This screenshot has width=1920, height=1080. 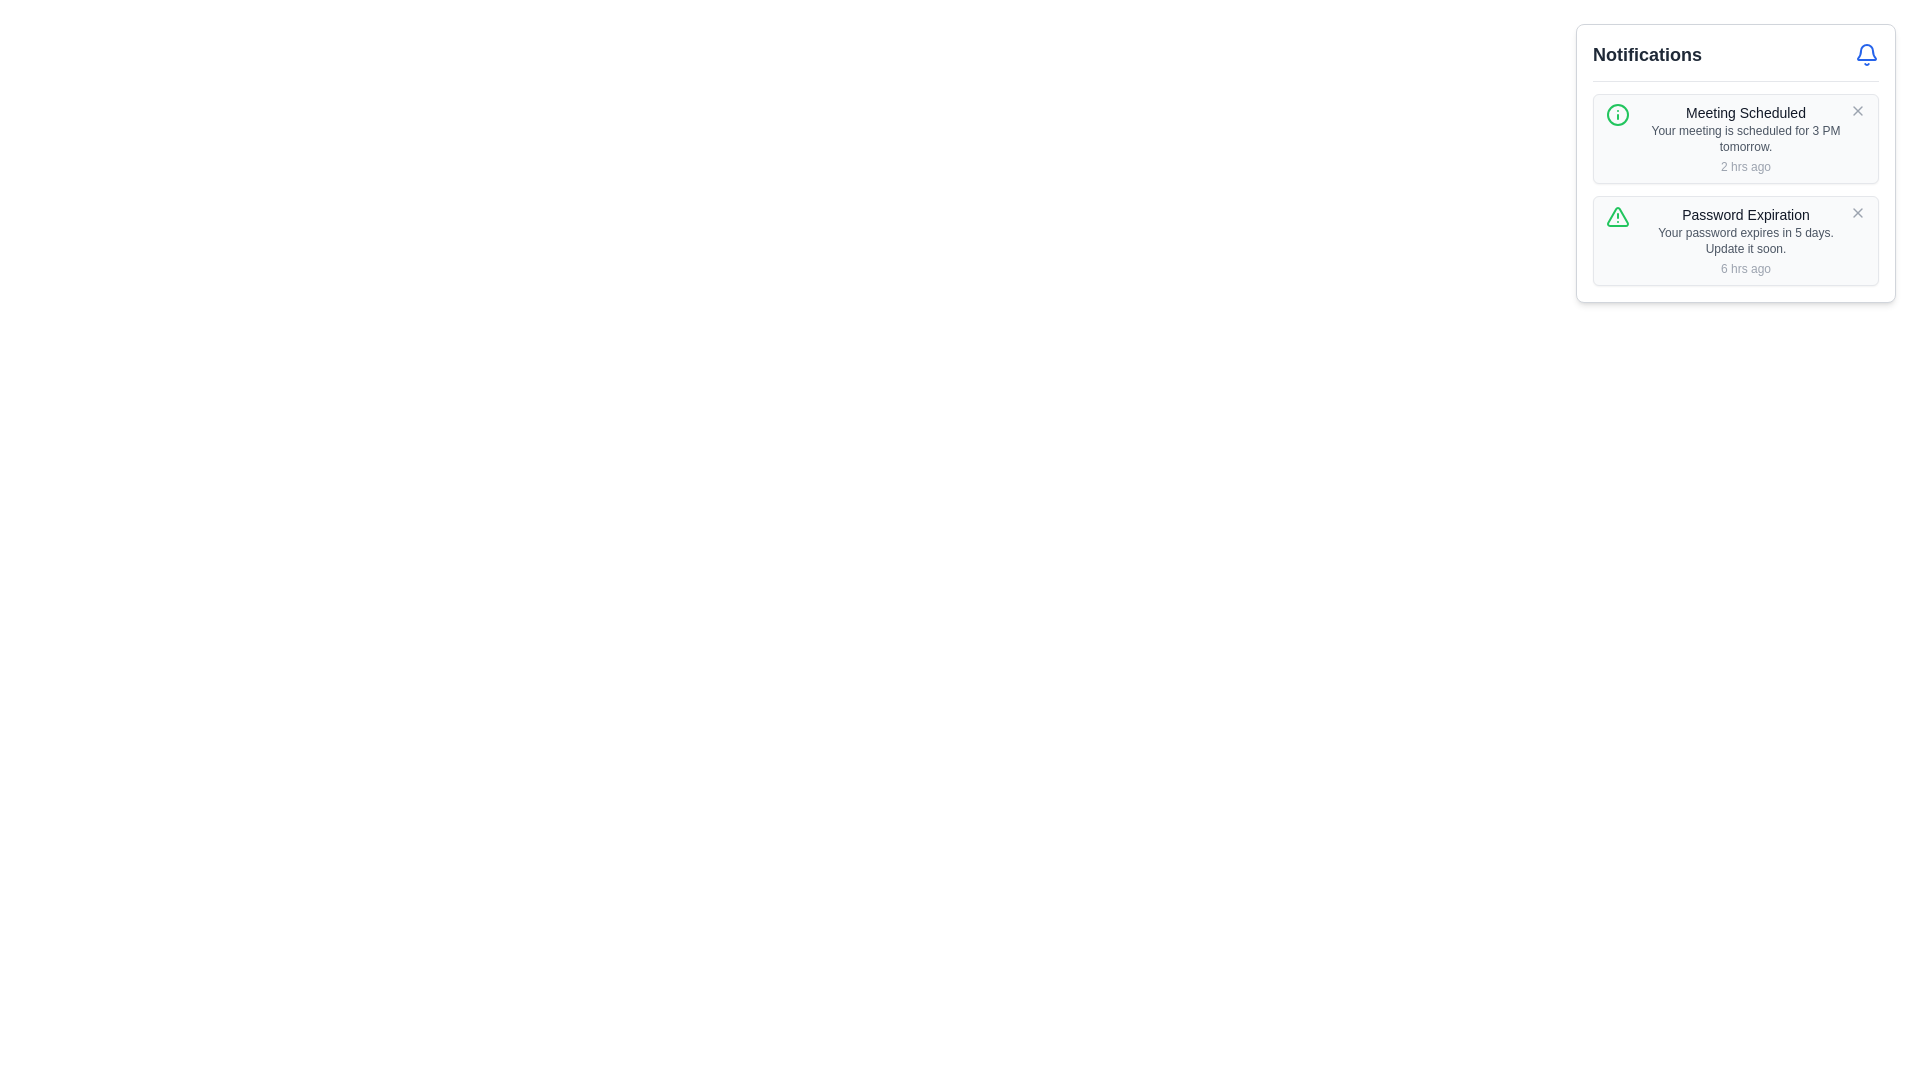 I want to click on notification titled 'Password Expiration' which indicates that 'Your password expires in 5 days. Update it soon.', so click(x=1745, y=239).